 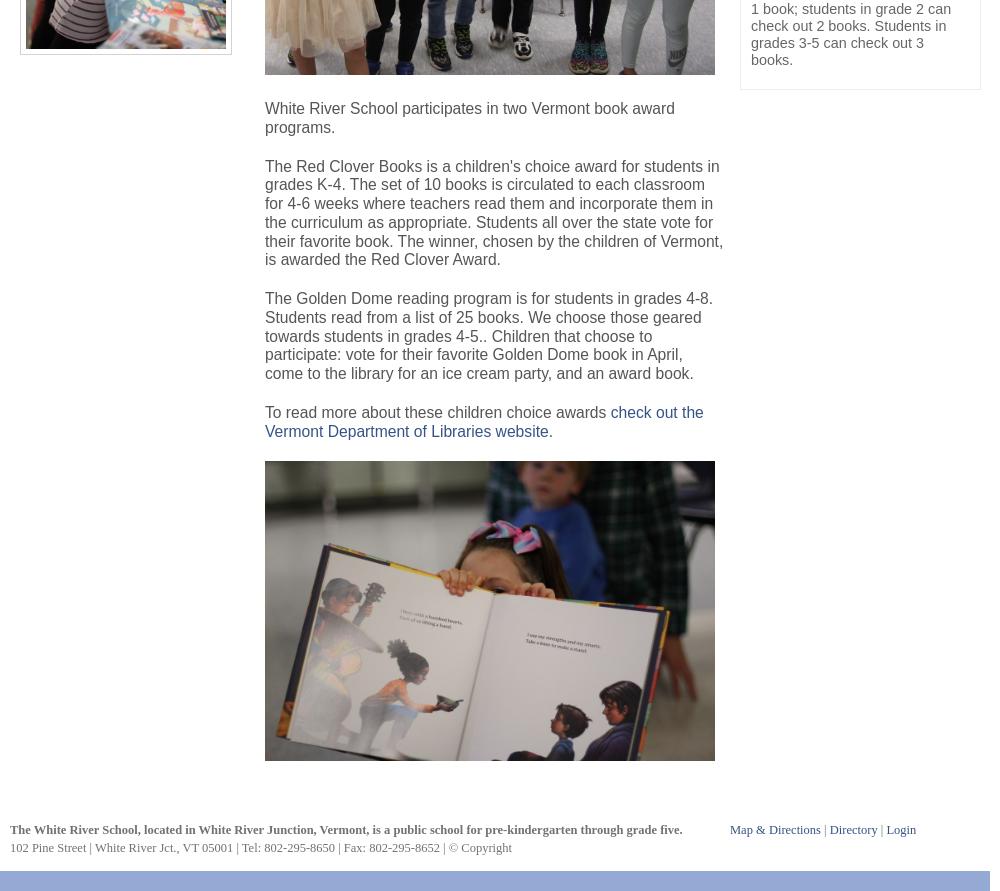 What do you see at coordinates (775, 828) in the screenshot?
I see `'Map & Directions'` at bounding box center [775, 828].